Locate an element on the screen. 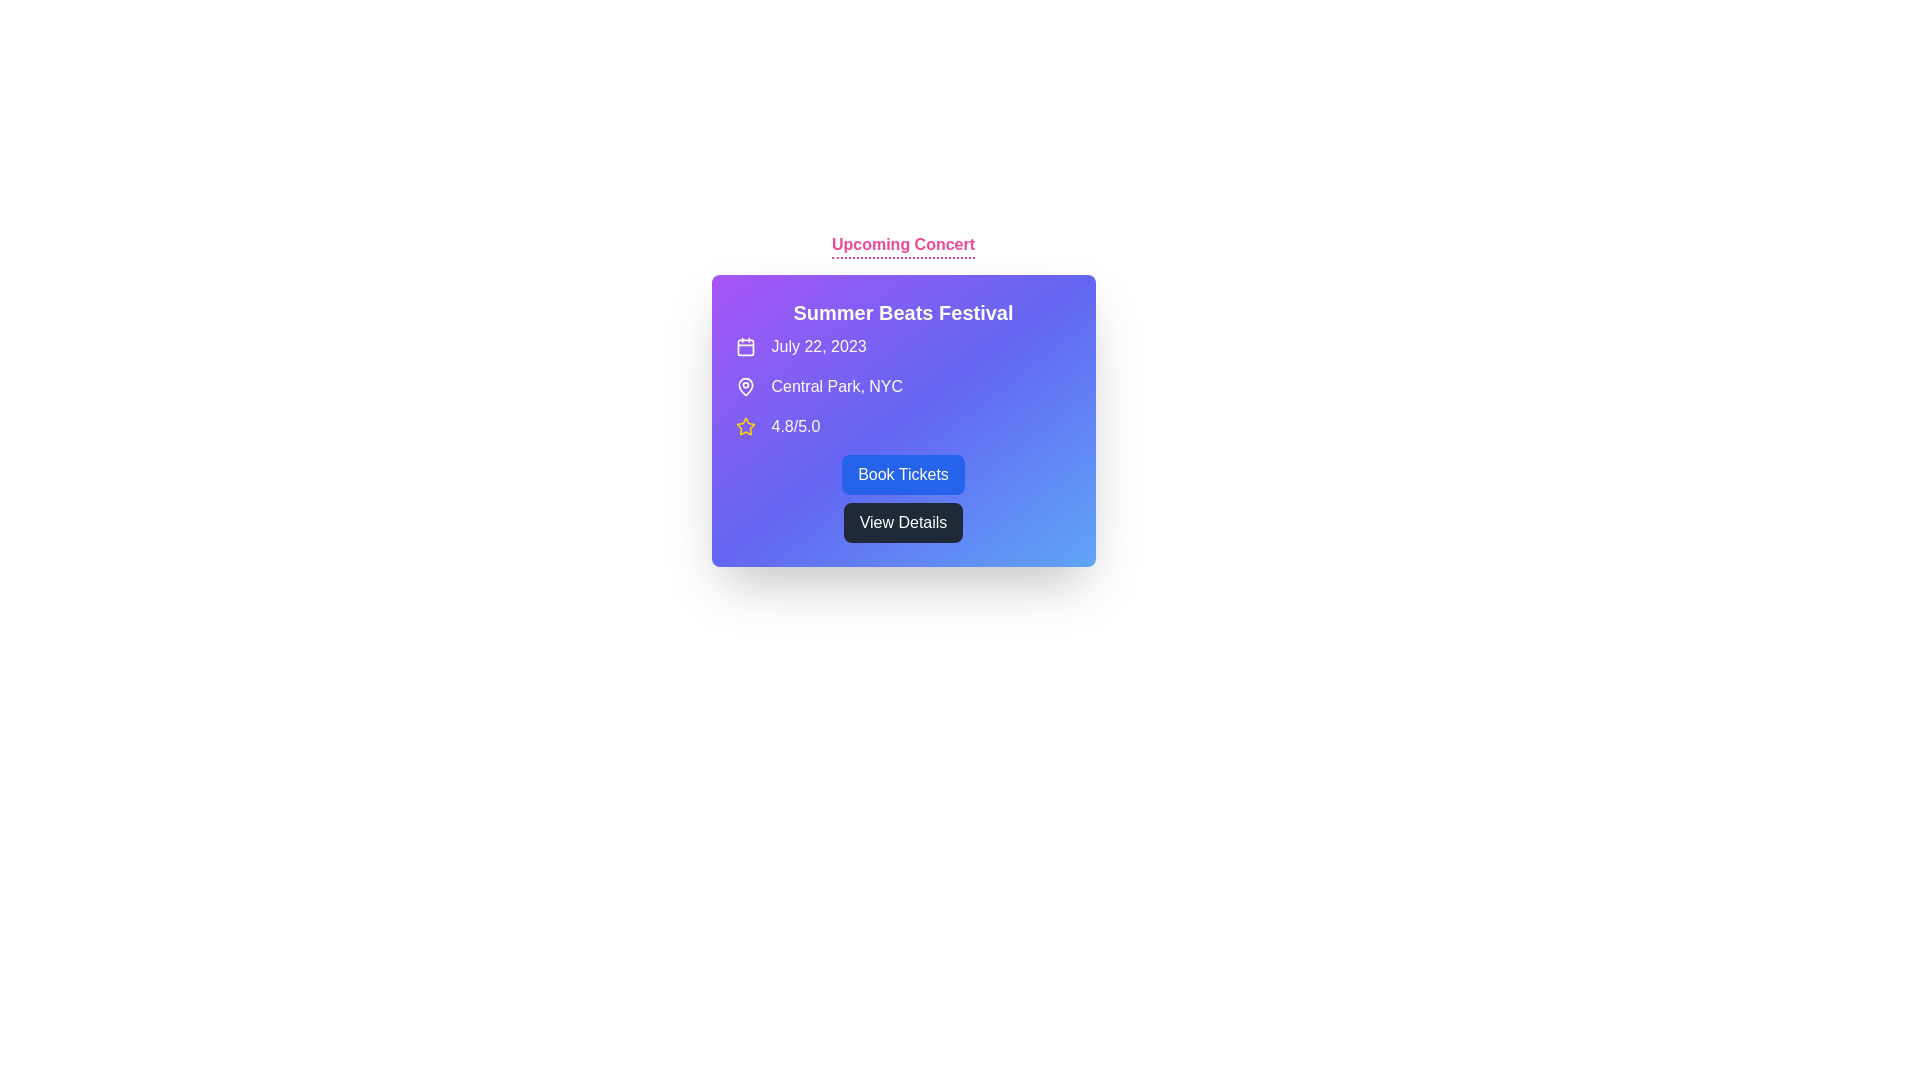 The image size is (1920, 1080). the pin-like icon that resembles a map marker, located immediately to the left of the text 'Central Park, NYC' in the second segment of the card is located at coordinates (744, 386).